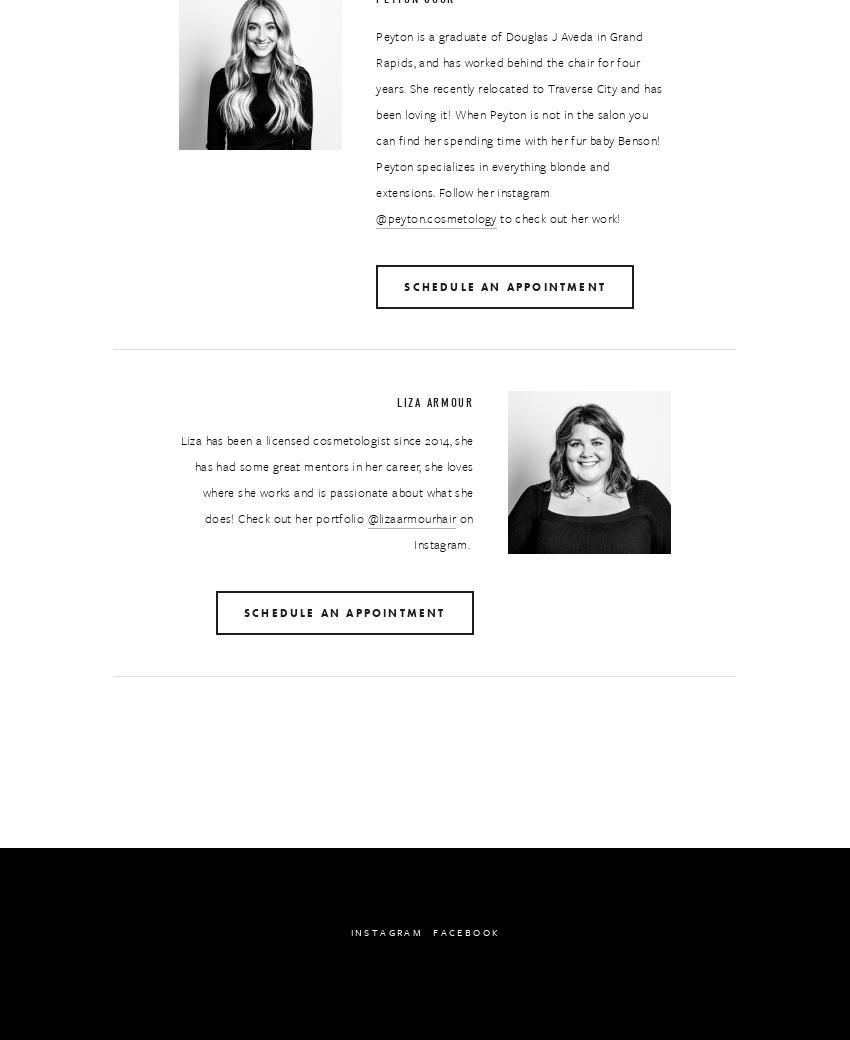 The image size is (850, 1040). What do you see at coordinates (434, 217) in the screenshot?
I see `'@peyton.cosmetology'` at bounding box center [434, 217].